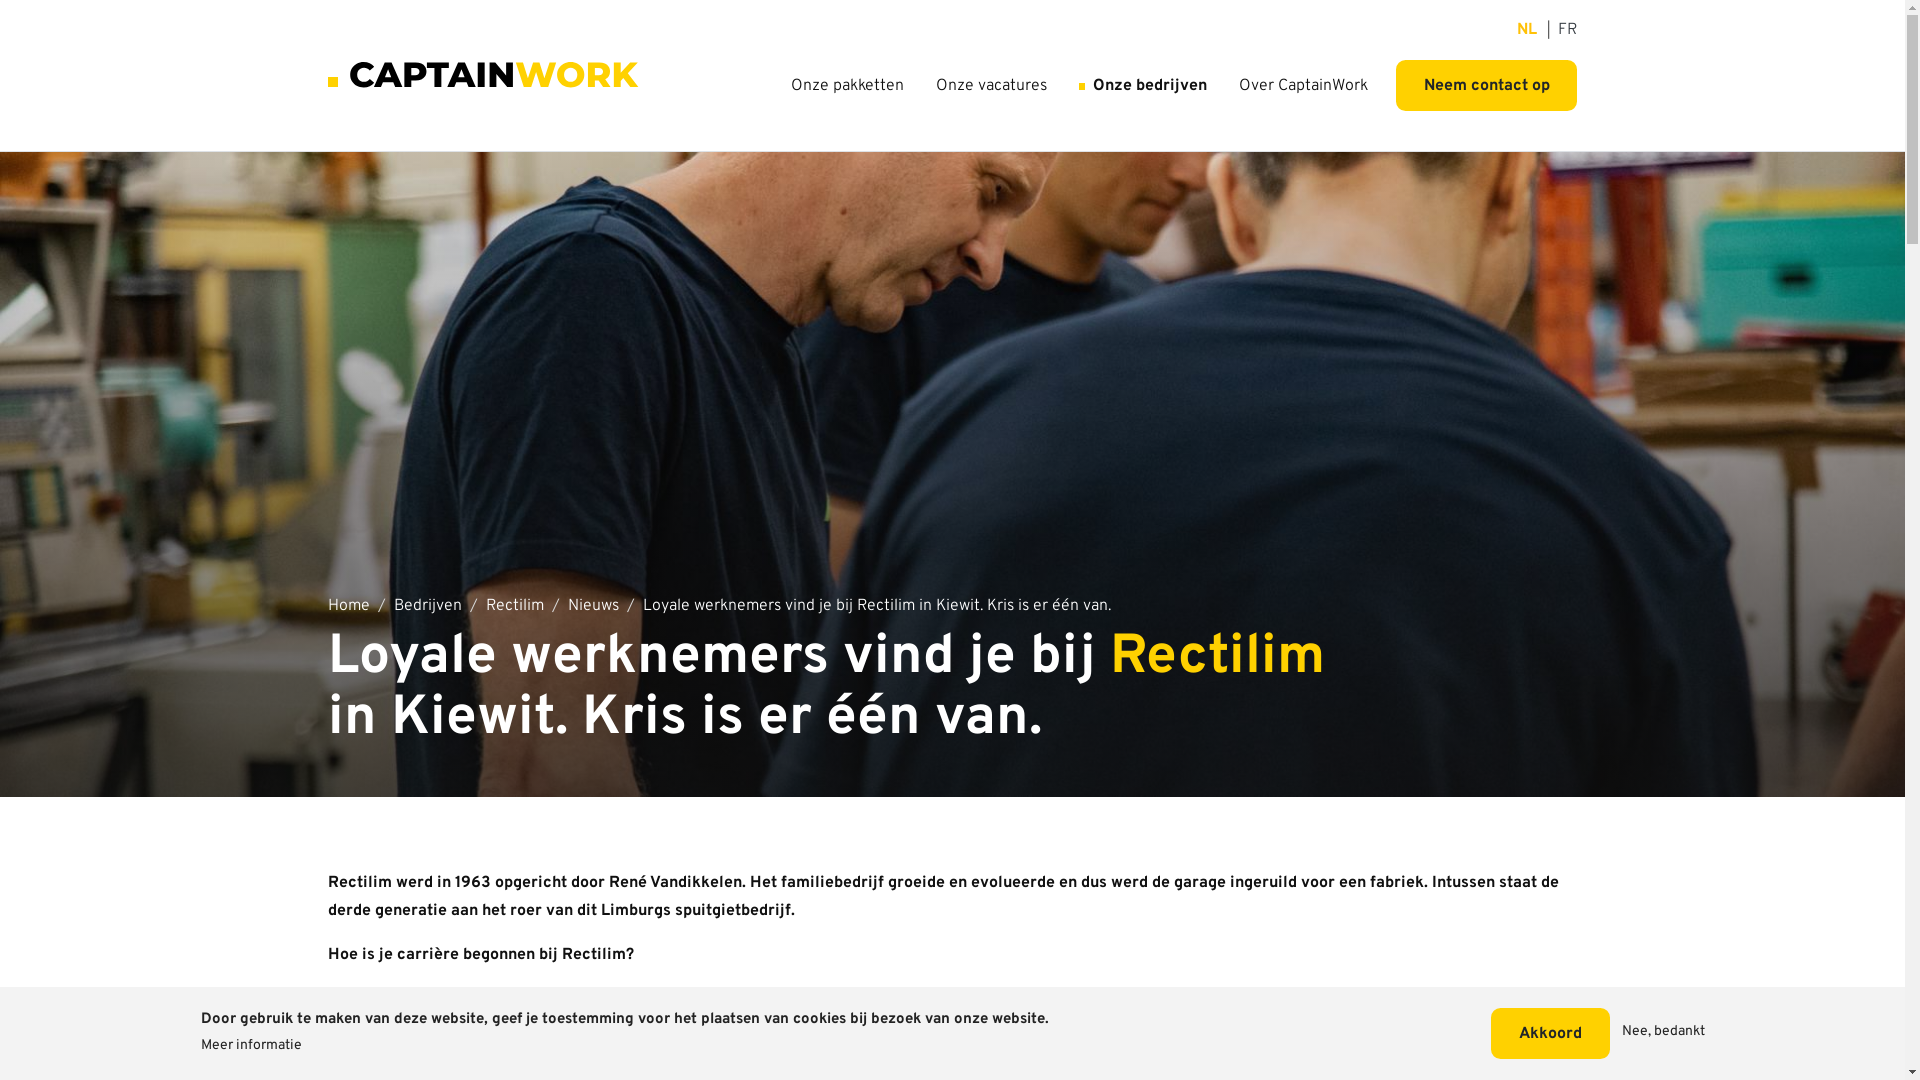 This screenshot has width=1920, height=1080. I want to click on 'Onze bedrijven', so click(1142, 84).